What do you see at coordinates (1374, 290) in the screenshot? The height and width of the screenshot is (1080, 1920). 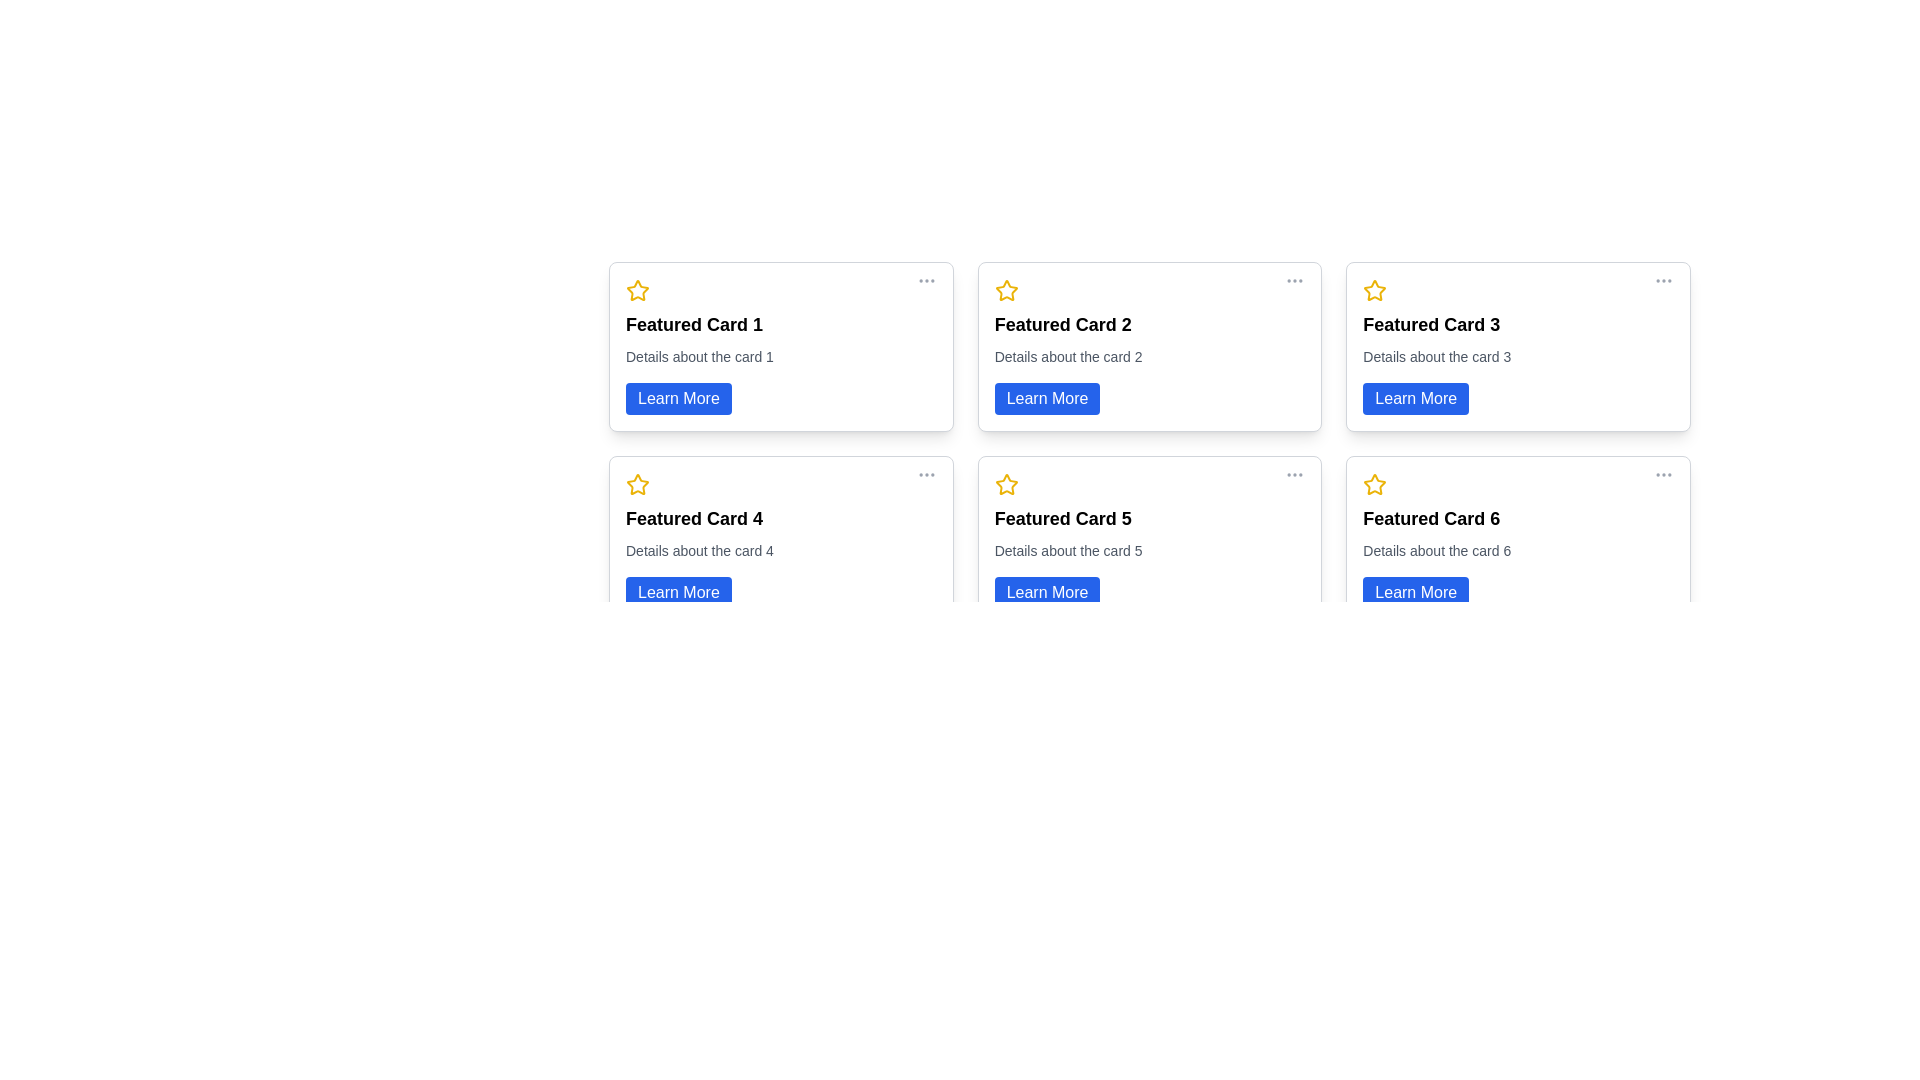 I see `the yellow star icon located to the left of the title 'Featured Card 3' in the second card of the top row of the cards' grid layout` at bounding box center [1374, 290].